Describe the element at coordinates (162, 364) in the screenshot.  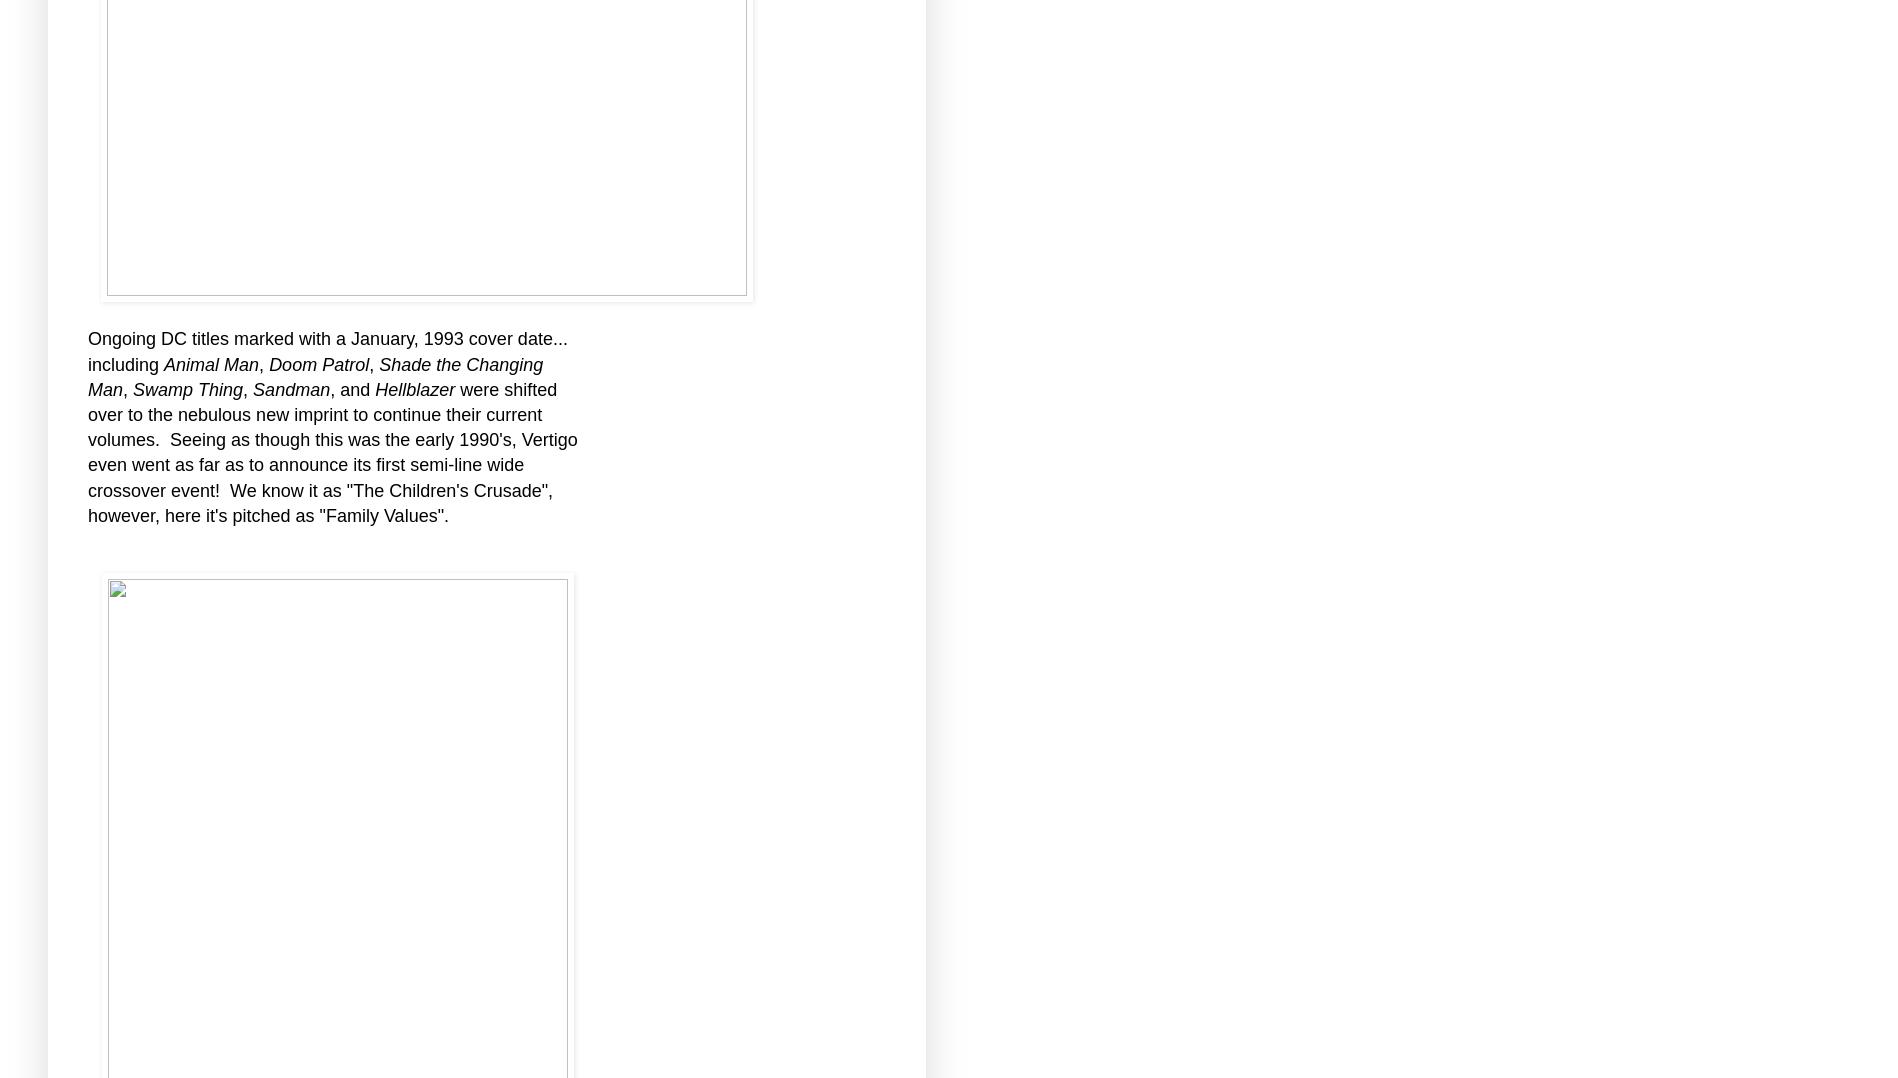
I see `'Animal Man'` at that location.